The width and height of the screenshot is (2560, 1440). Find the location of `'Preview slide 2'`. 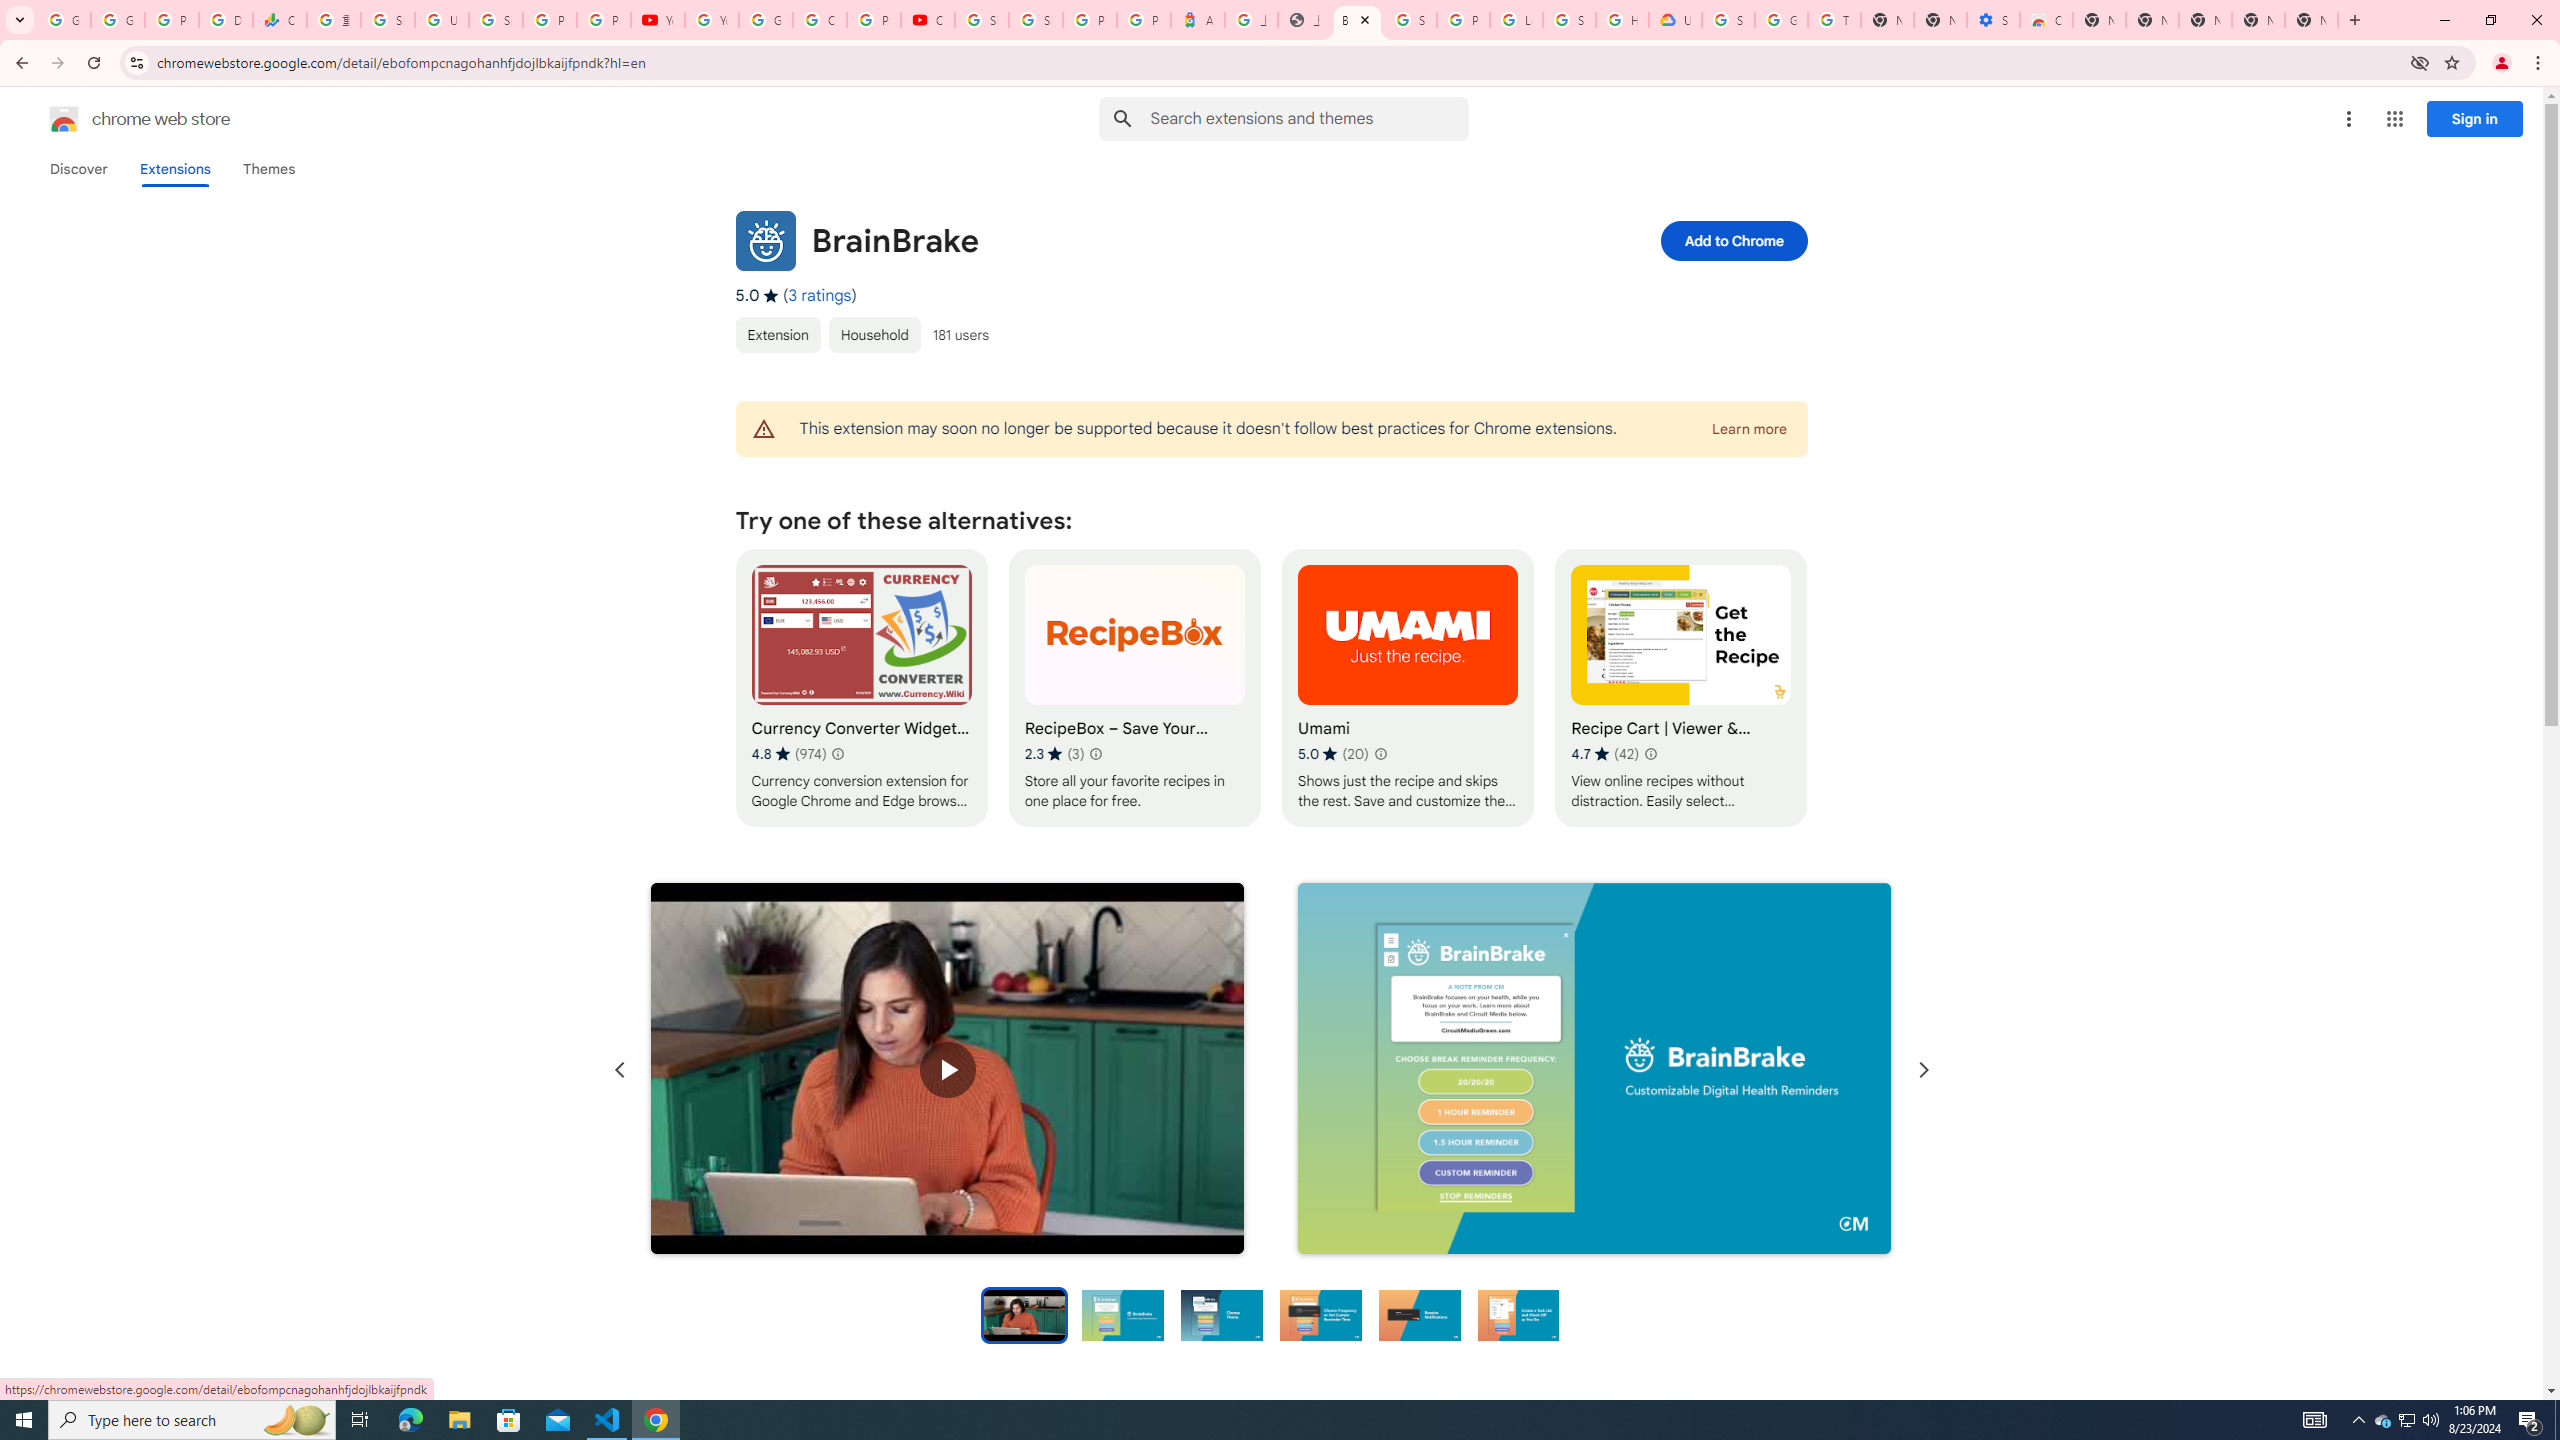

'Preview slide 2' is located at coordinates (1122, 1313).